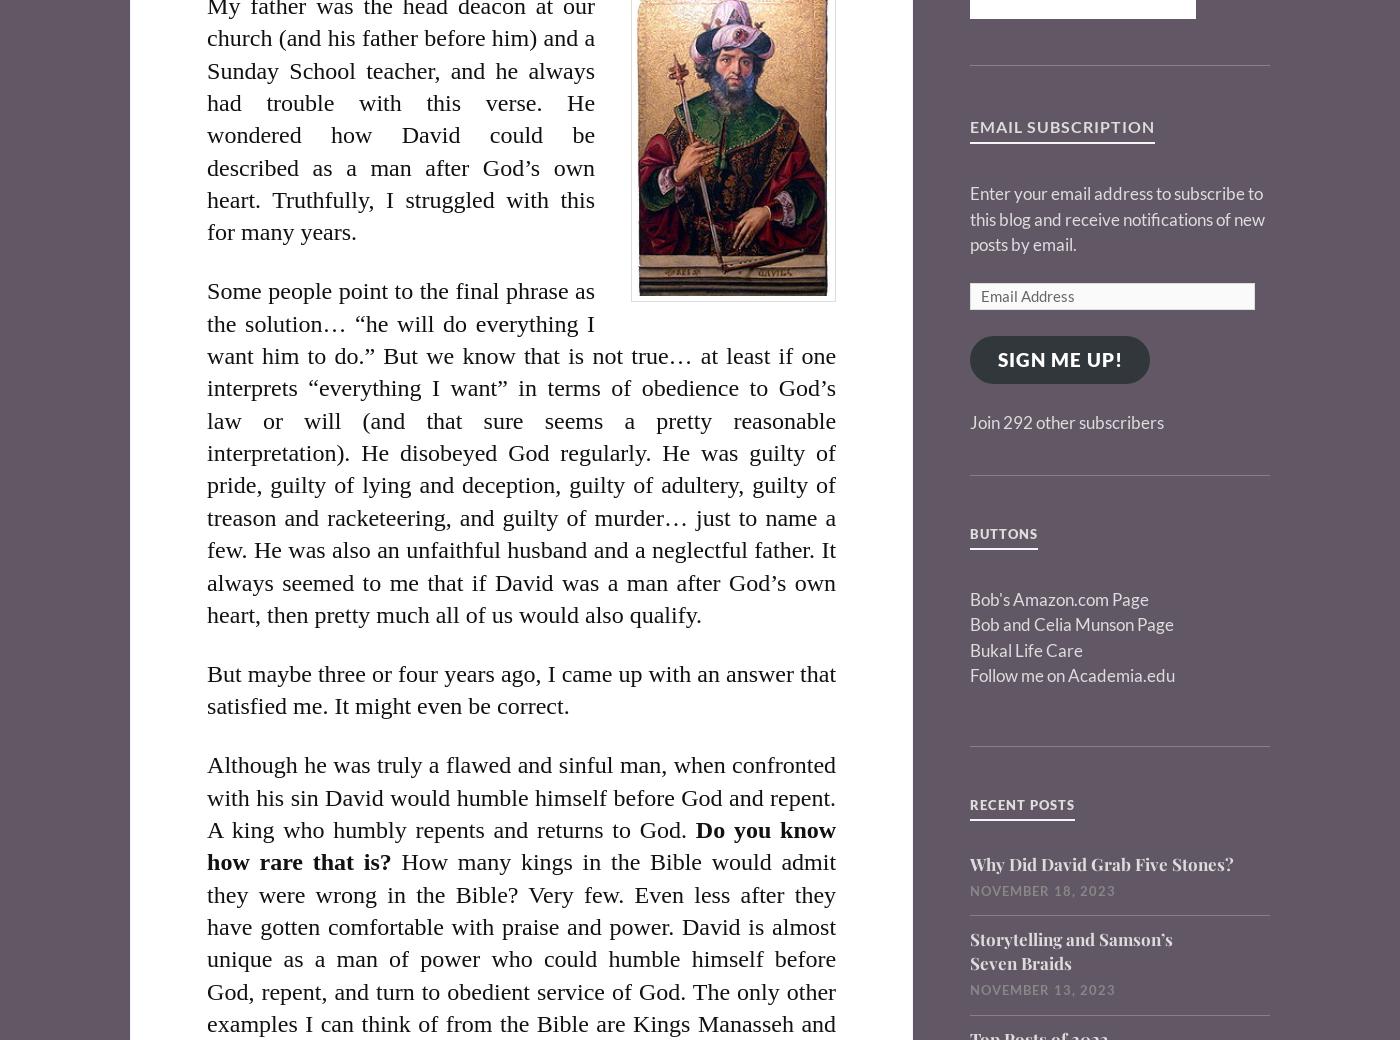 Image resolution: width=1400 pixels, height=1040 pixels. Describe the element at coordinates (521, 689) in the screenshot. I see `'But maybe three or four years ago, I came up with an answer that satisfied me. It might even be correct.'` at that location.